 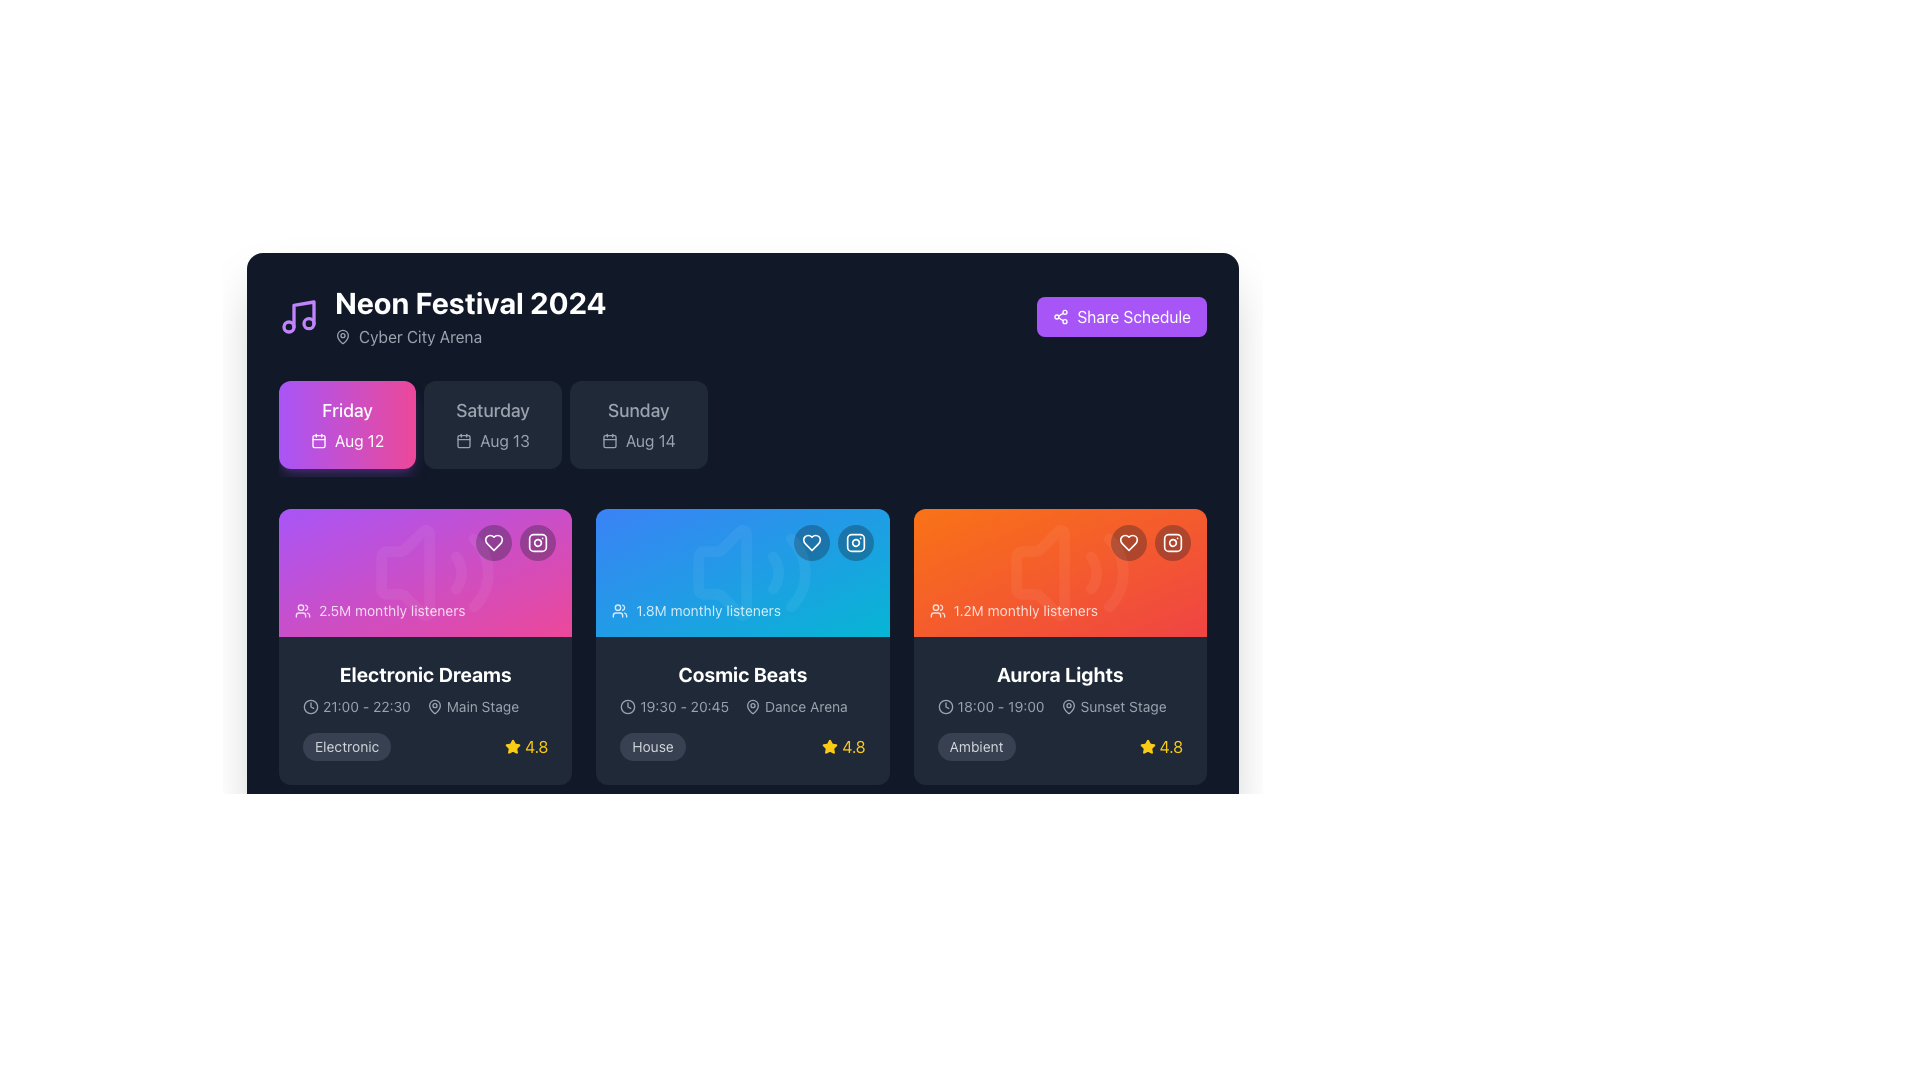 What do you see at coordinates (463, 439) in the screenshot?
I see `the small calendar icon, which is located to the left of the text 'Aug 13' within the button labeled 'Saturday, Aug 13'` at bounding box center [463, 439].